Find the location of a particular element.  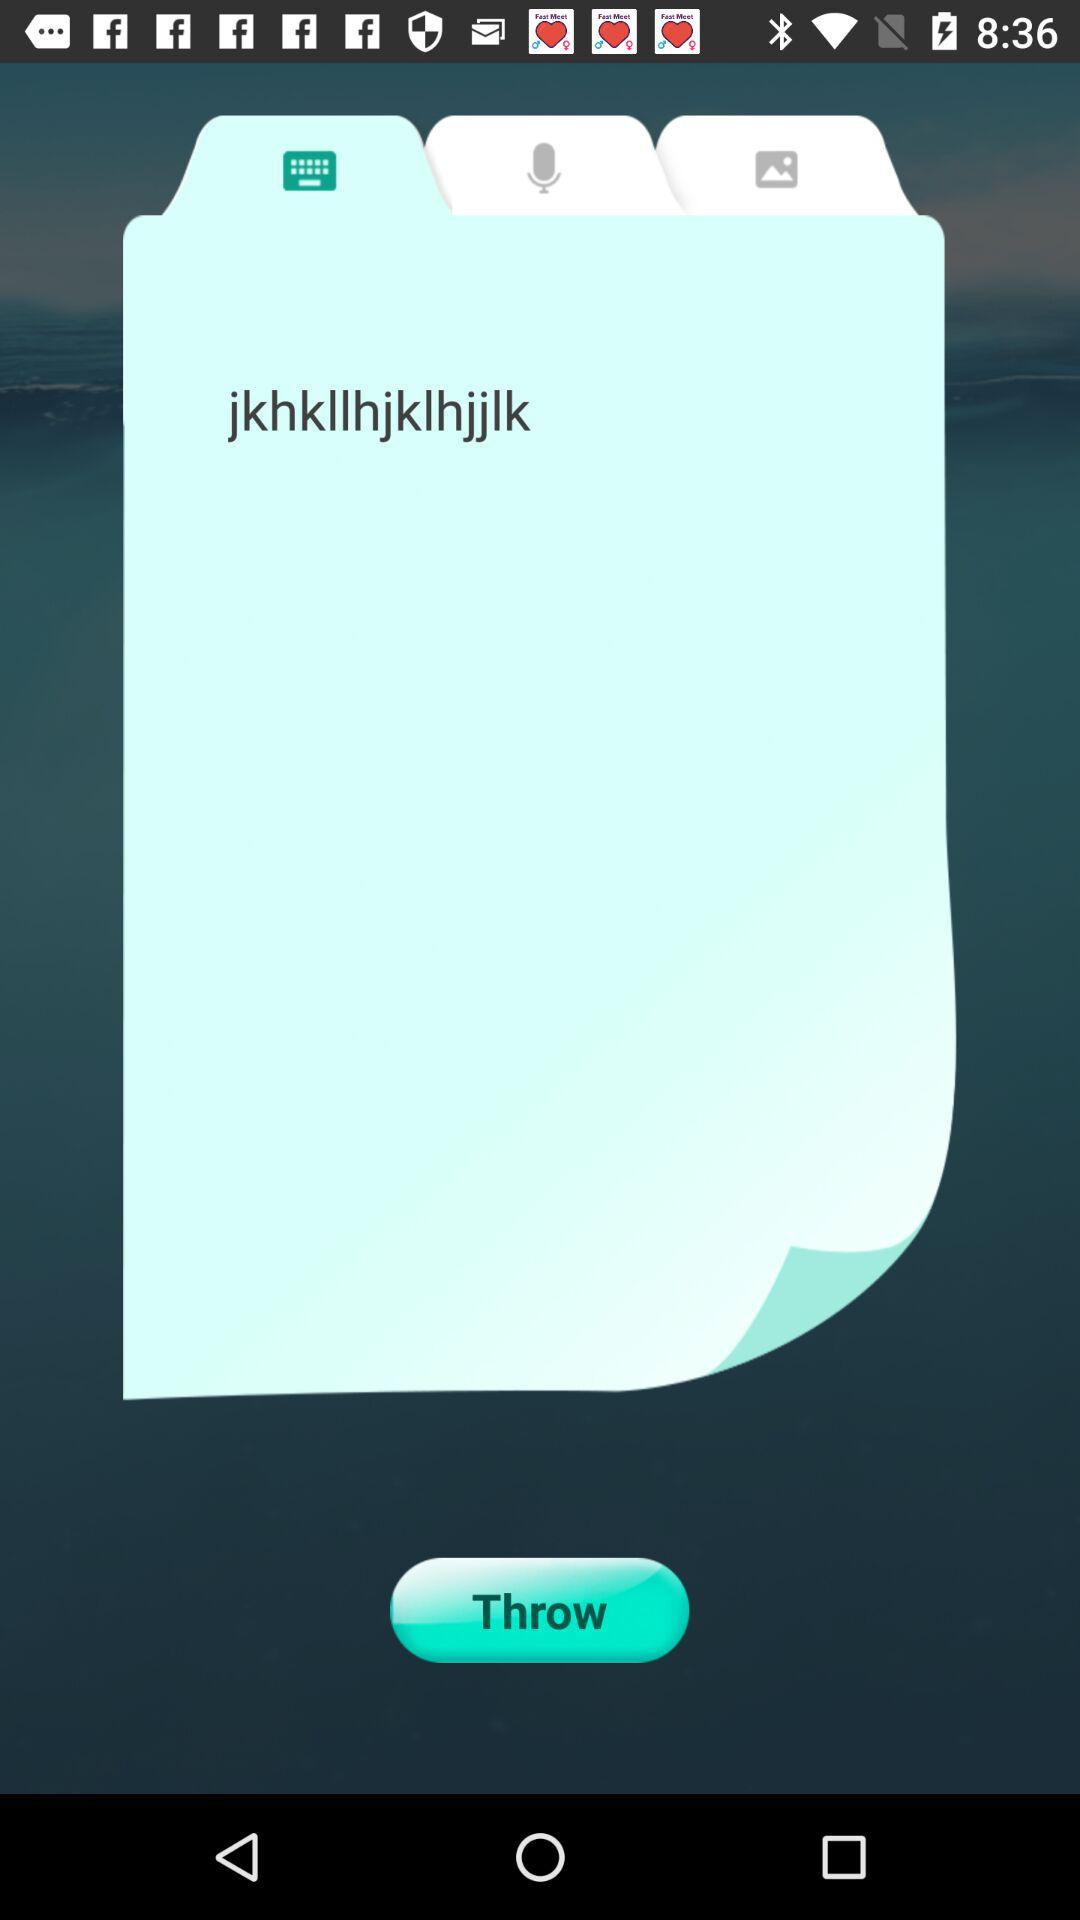

microphone tab is located at coordinates (537, 165).